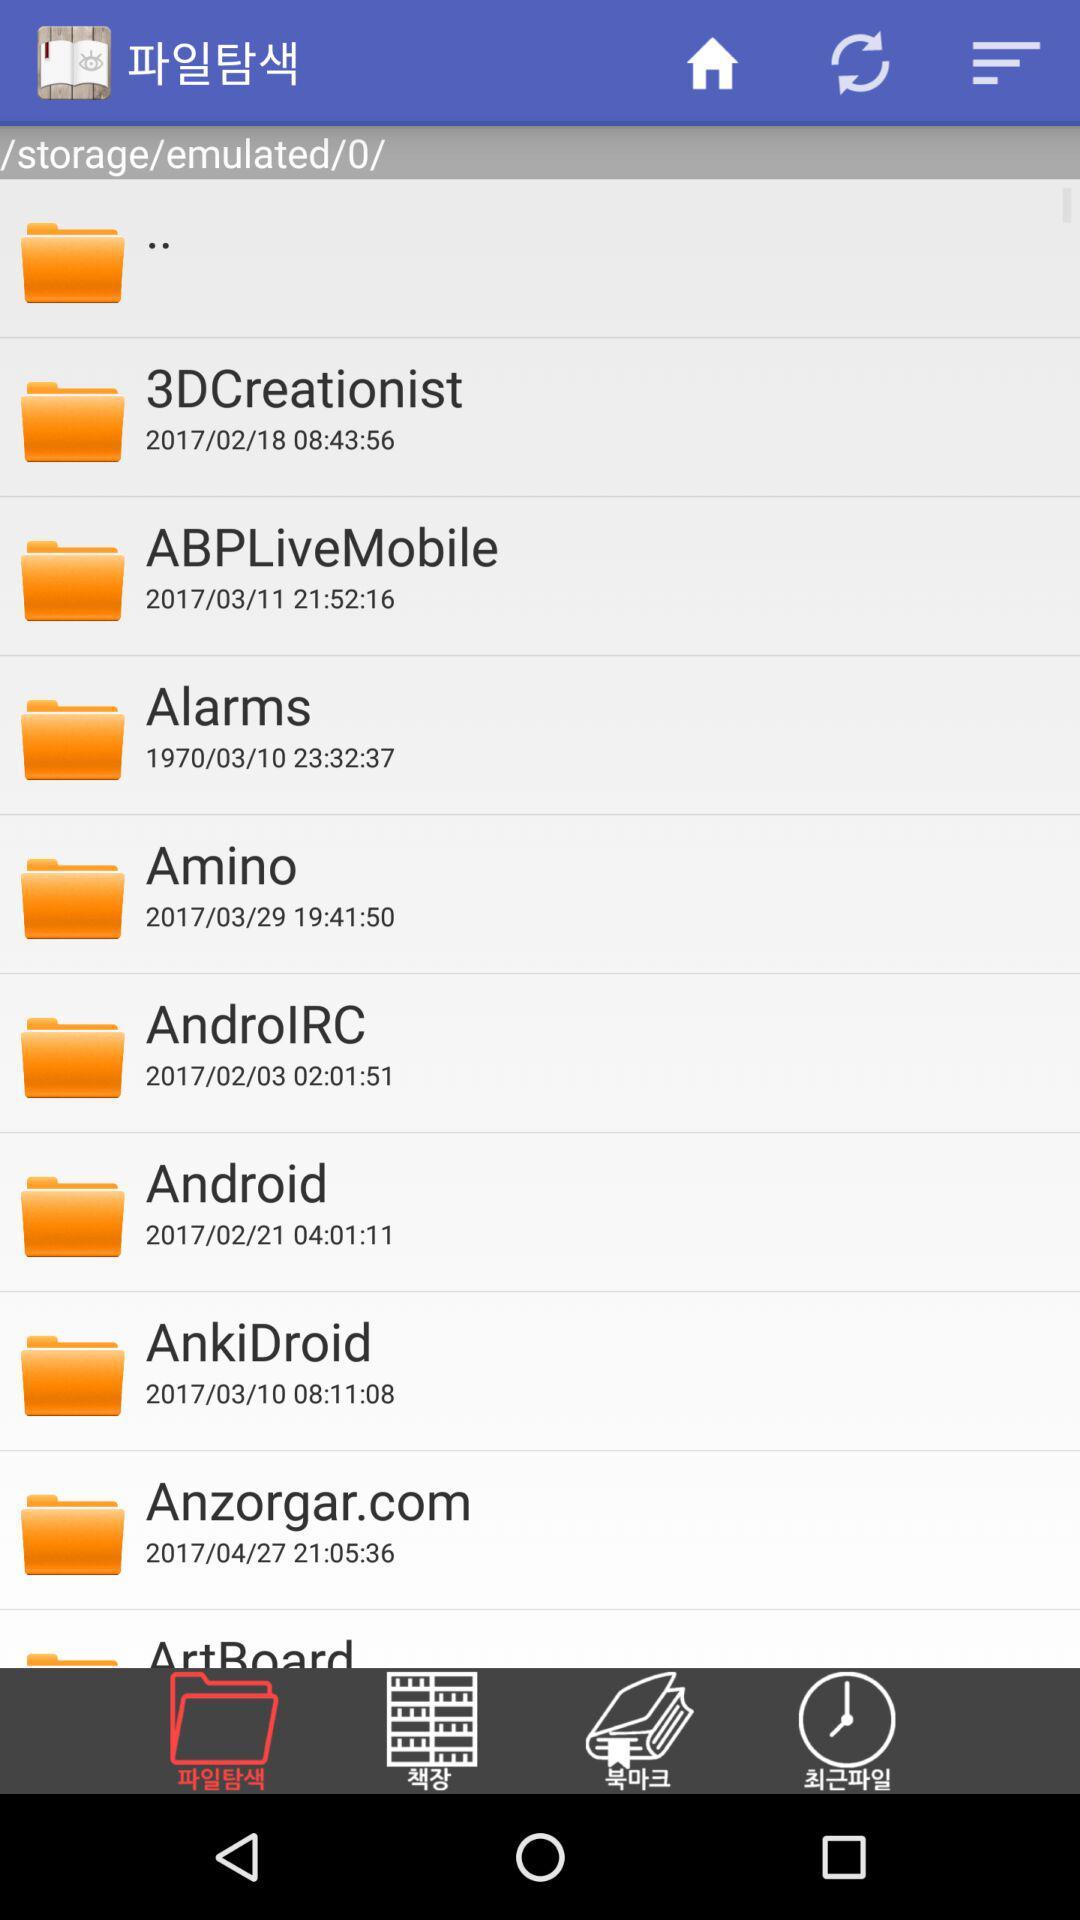 The height and width of the screenshot is (1920, 1080). I want to click on the artboard icon, so click(598, 1645).